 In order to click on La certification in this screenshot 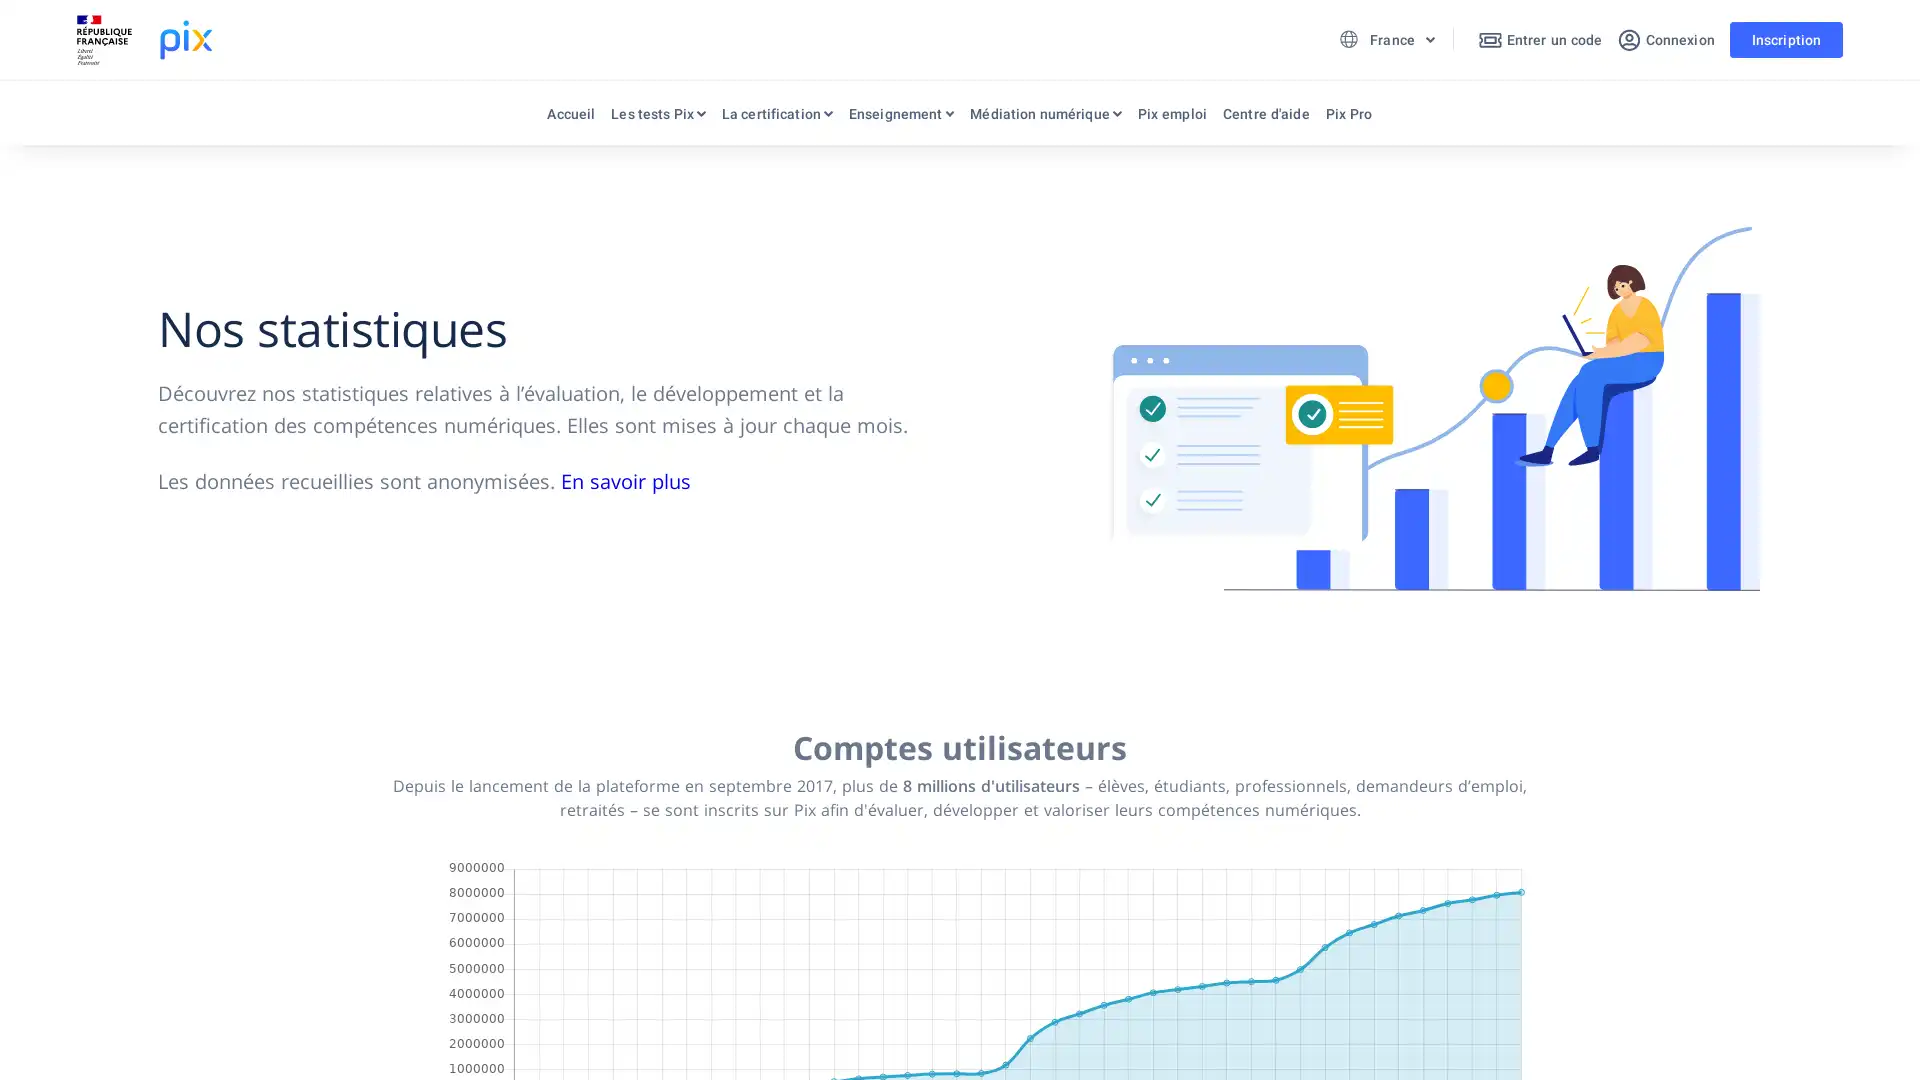, I will do `click(775, 118)`.